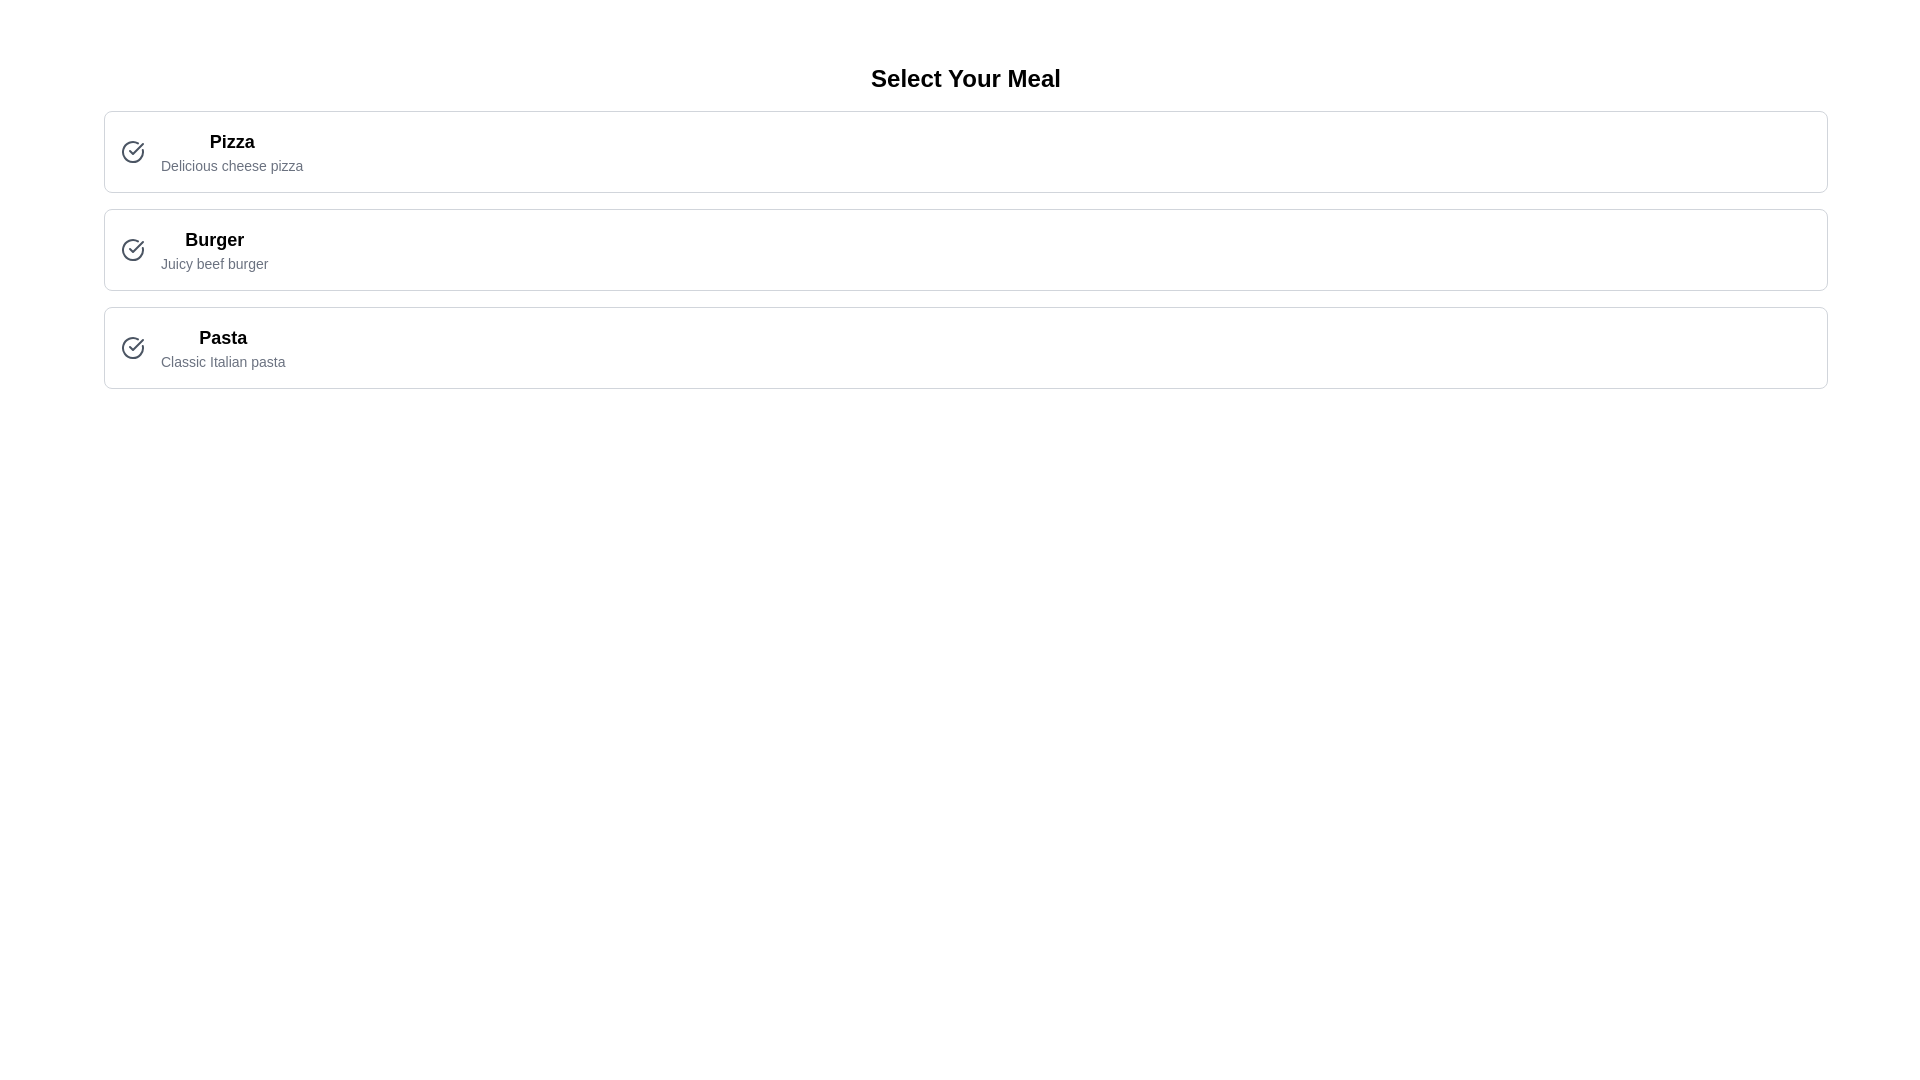 This screenshot has height=1080, width=1920. I want to click on the Text Label Group displaying 'Pizza' and its description, so click(232, 150).